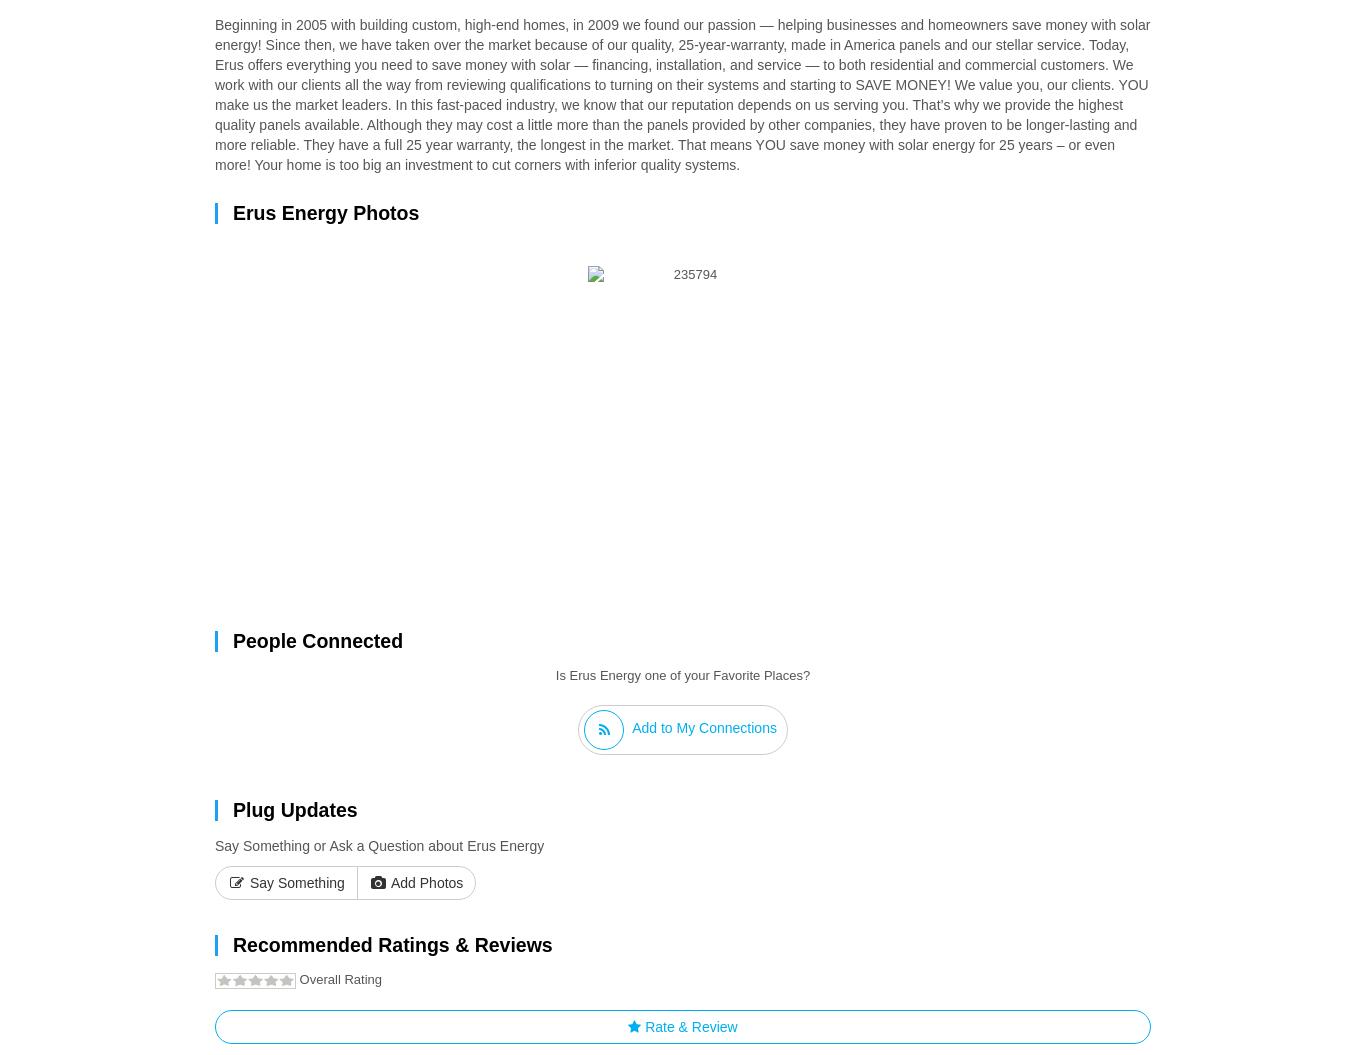 Image resolution: width=1366 pixels, height=1055 pixels. Describe the element at coordinates (295, 882) in the screenshot. I see `'Say Something'` at that location.